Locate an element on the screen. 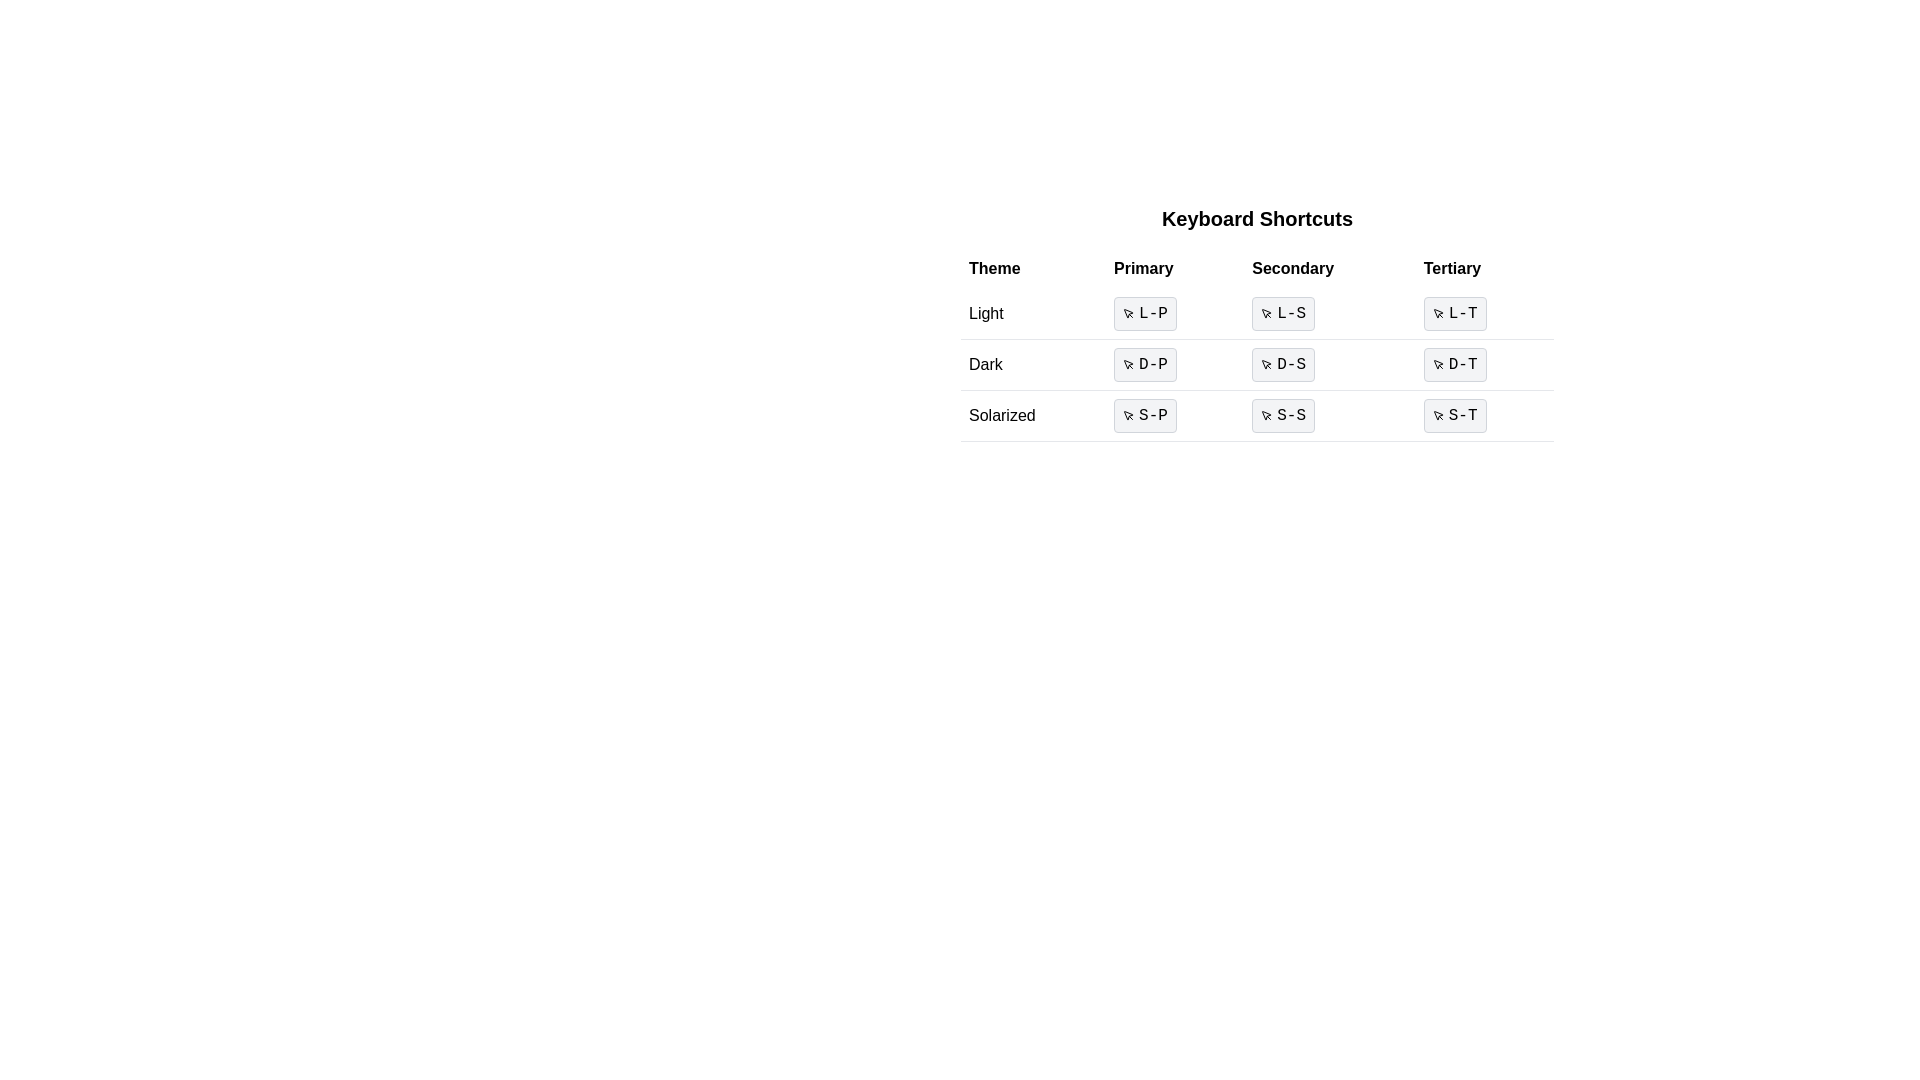  the 'Solarized' theme label associated with the 'Primary' action is located at coordinates (1153, 415).